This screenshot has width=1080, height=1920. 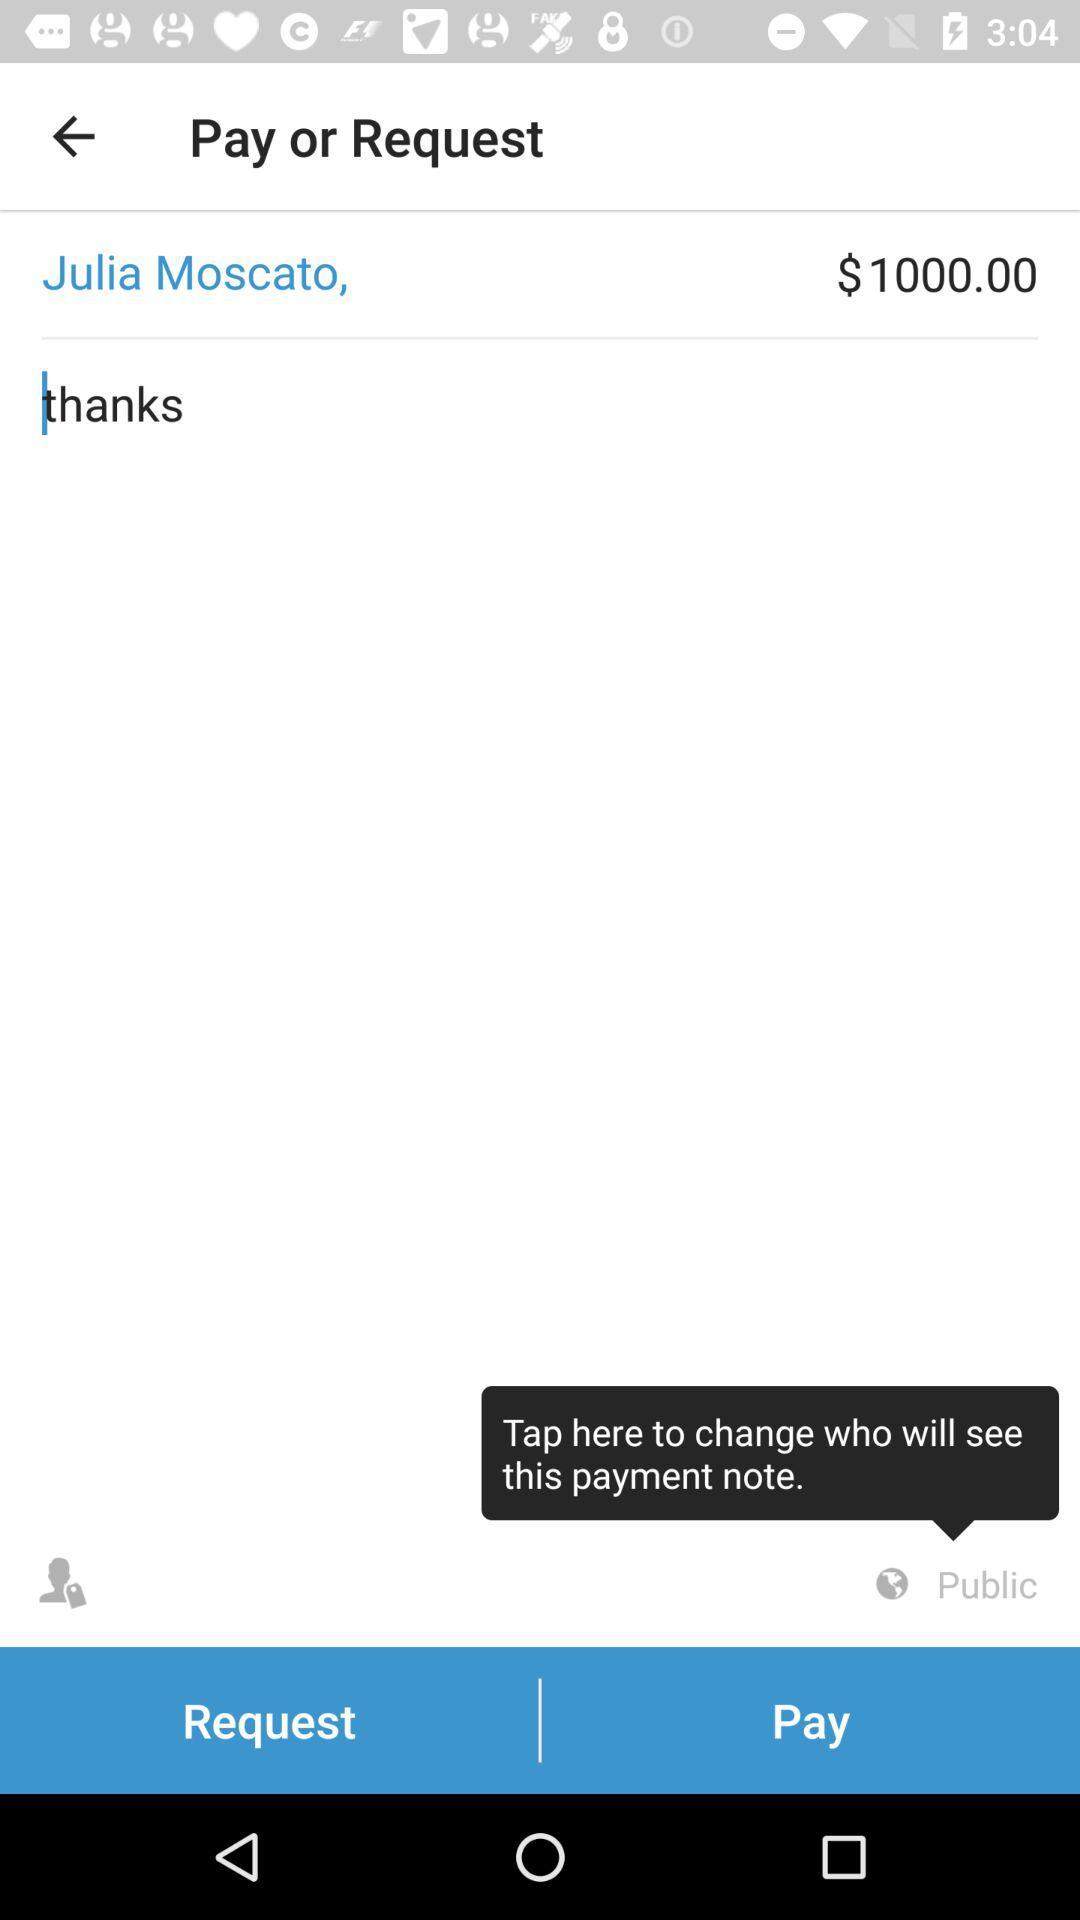 I want to click on the item to the left of the $ icon, so click(x=417, y=272).